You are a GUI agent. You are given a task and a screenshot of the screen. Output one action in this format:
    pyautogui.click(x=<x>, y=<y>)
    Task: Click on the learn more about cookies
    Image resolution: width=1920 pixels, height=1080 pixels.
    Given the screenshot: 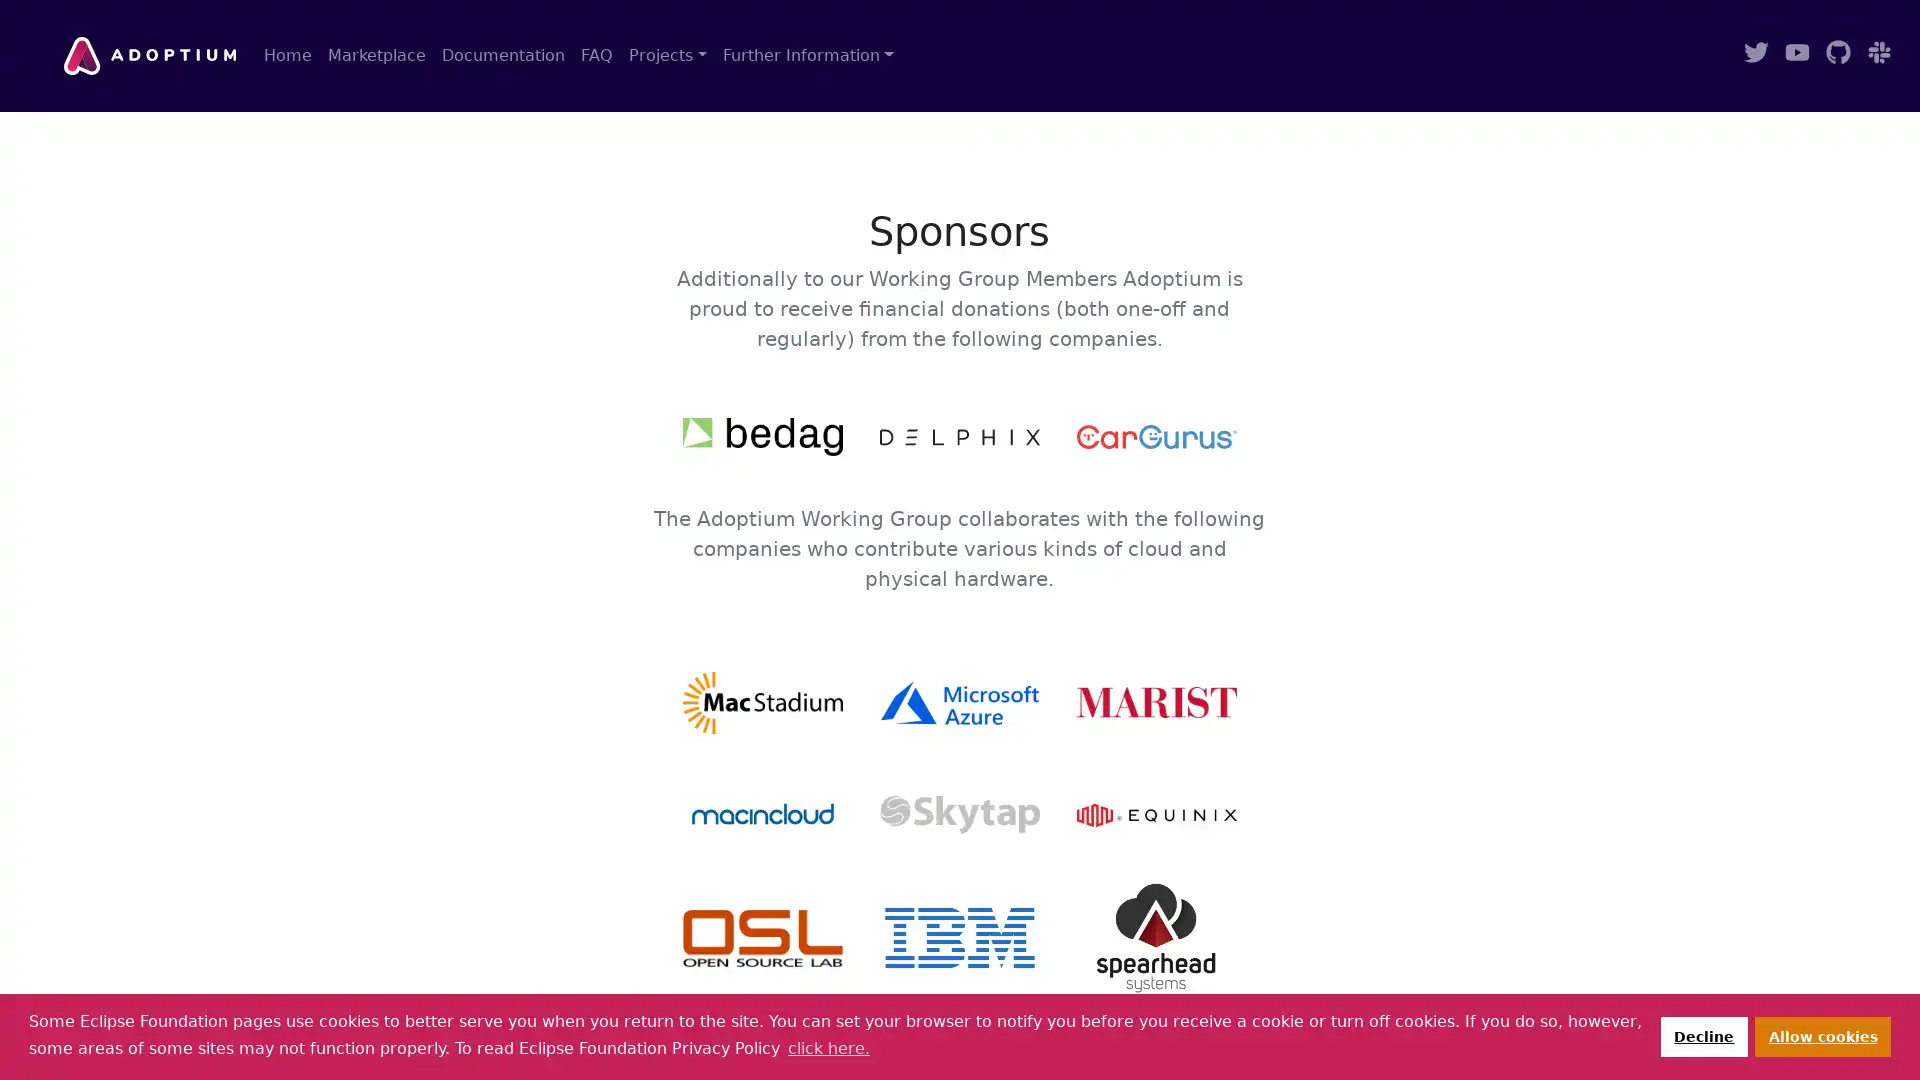 What is the action you would take?
    pyautogui.click(x=828, y=1047)
    